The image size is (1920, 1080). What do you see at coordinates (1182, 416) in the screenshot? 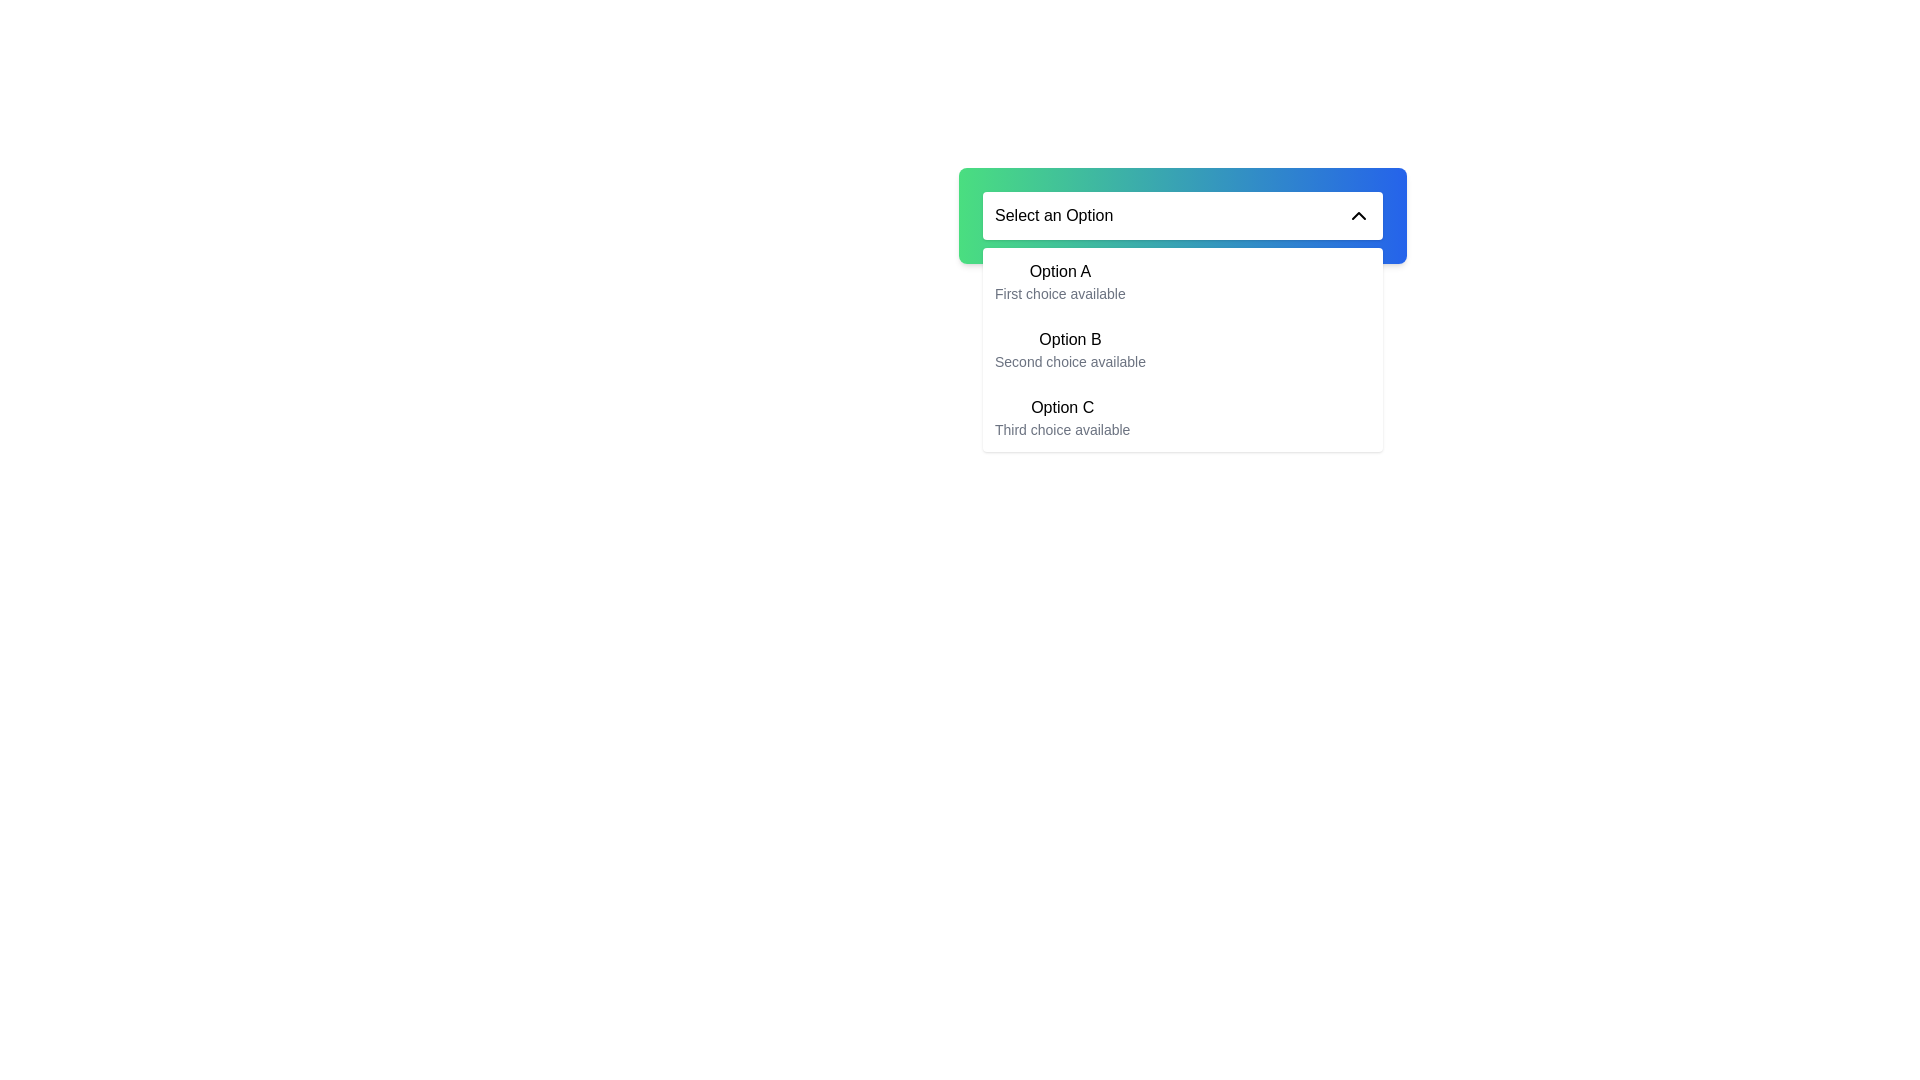
I see `the dropdown menu option labeled 'Option C' which is bolded and styled with a smaller gray font for the description 'Third choice available'` at bounding box center [1182, 416].